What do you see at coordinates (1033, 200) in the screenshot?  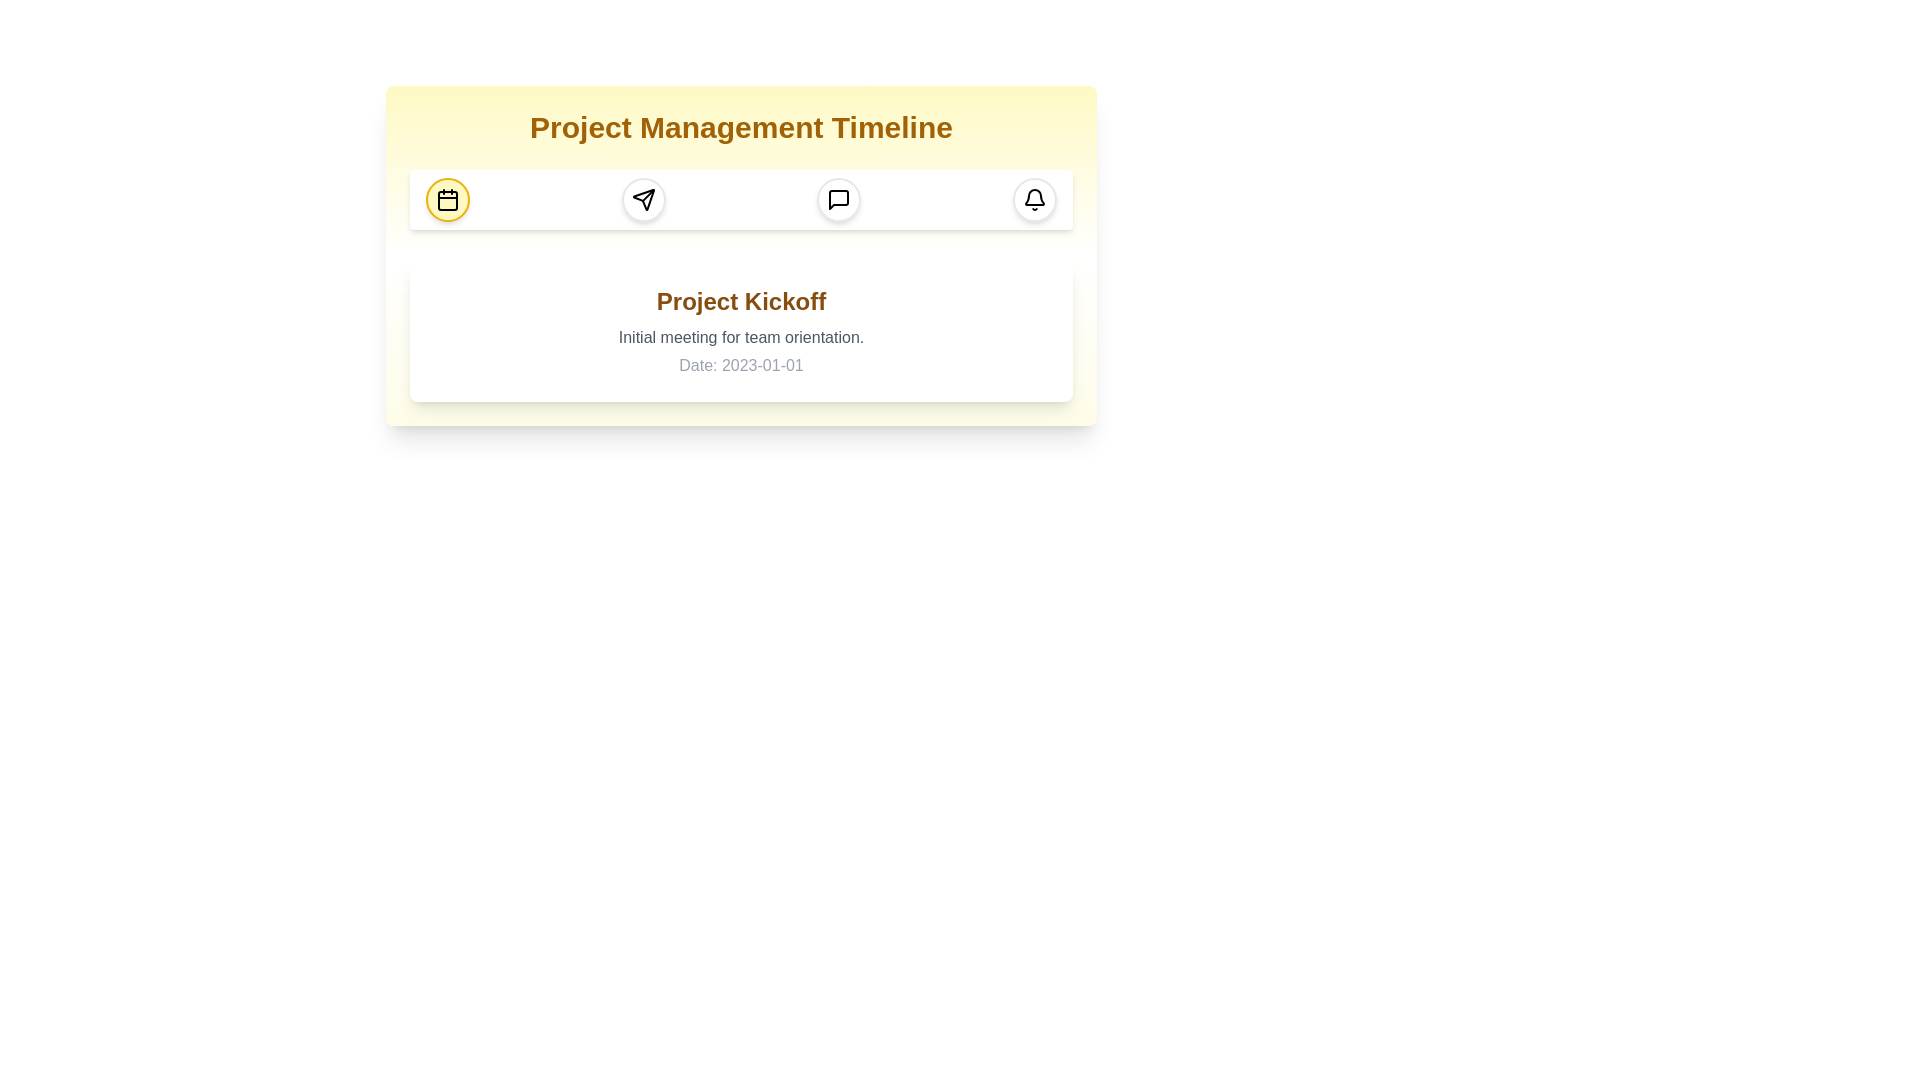 I see `the circular notification button with a black bell icon located at the rightmost position in the header section of the 'Project Management Timeline' panel` at bounding box center [1033, 200].